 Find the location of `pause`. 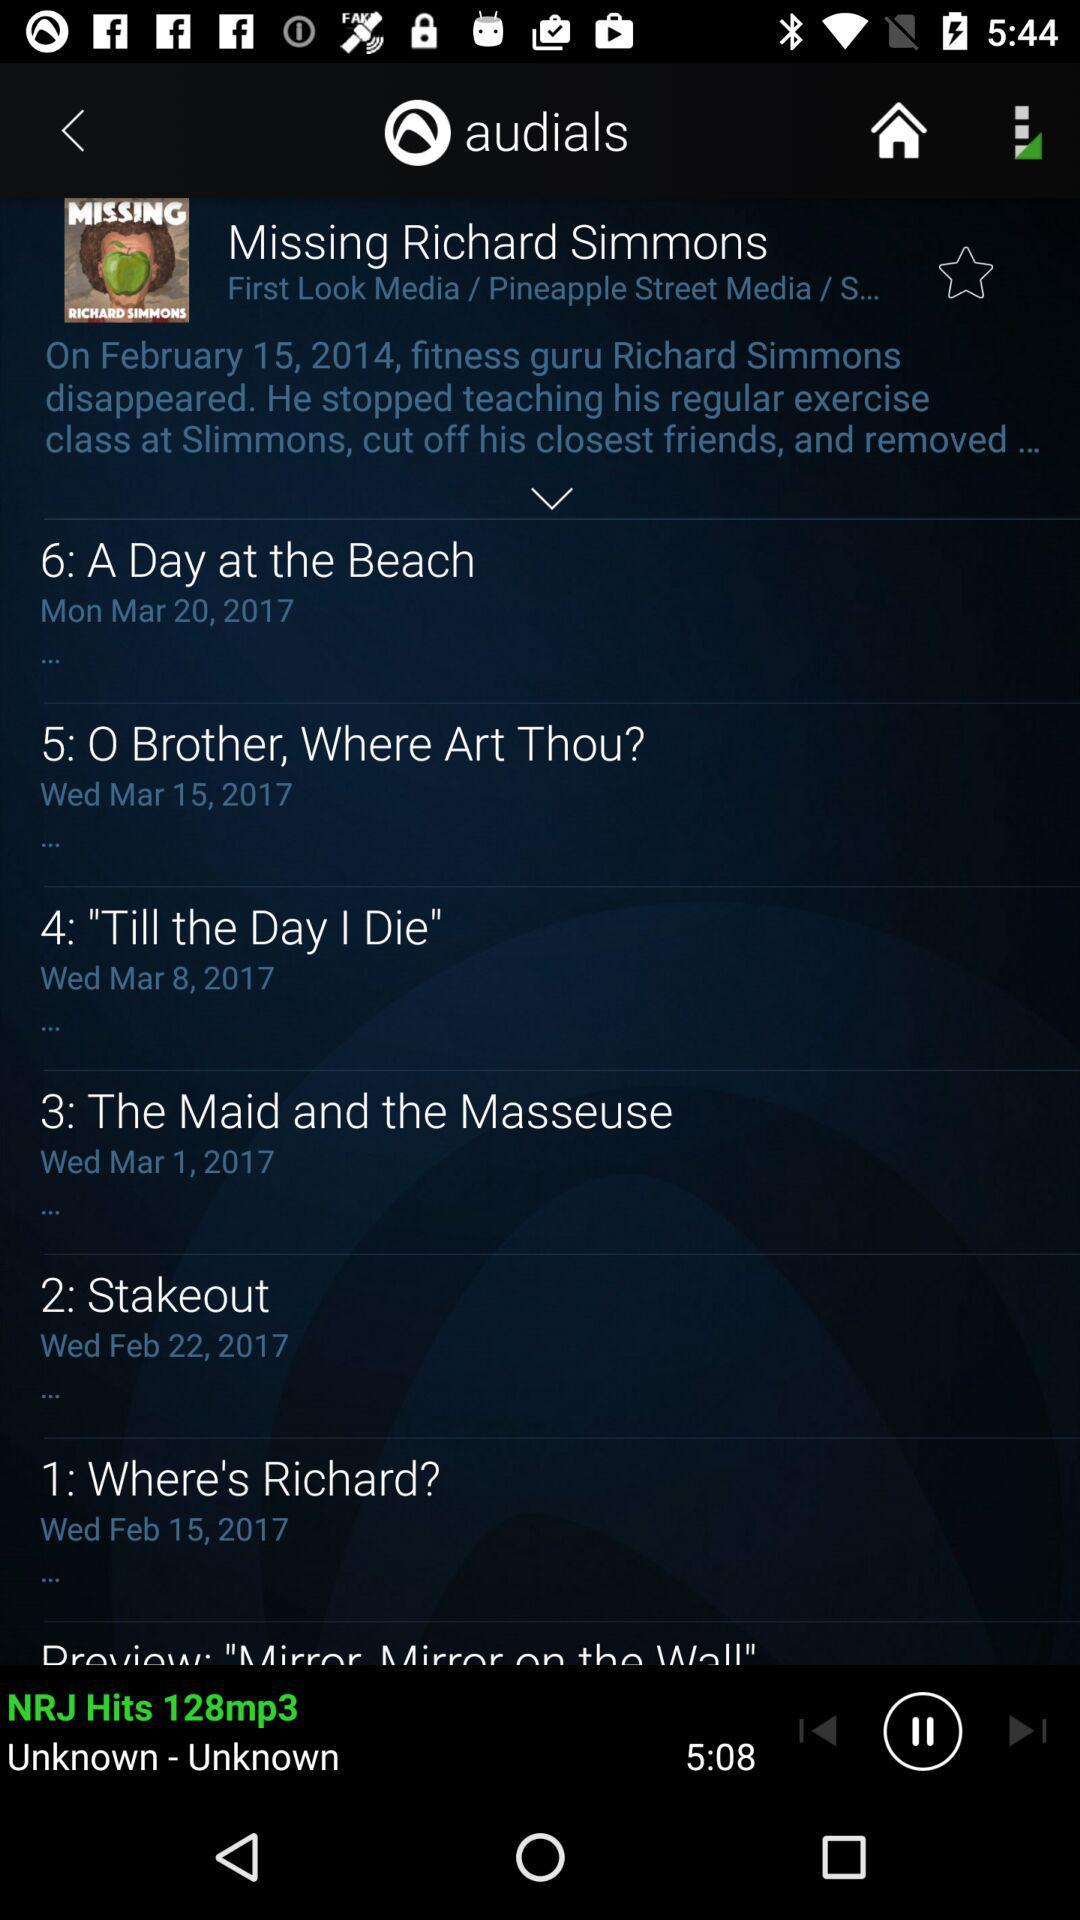

pause is located at coordinates (922, 1730).